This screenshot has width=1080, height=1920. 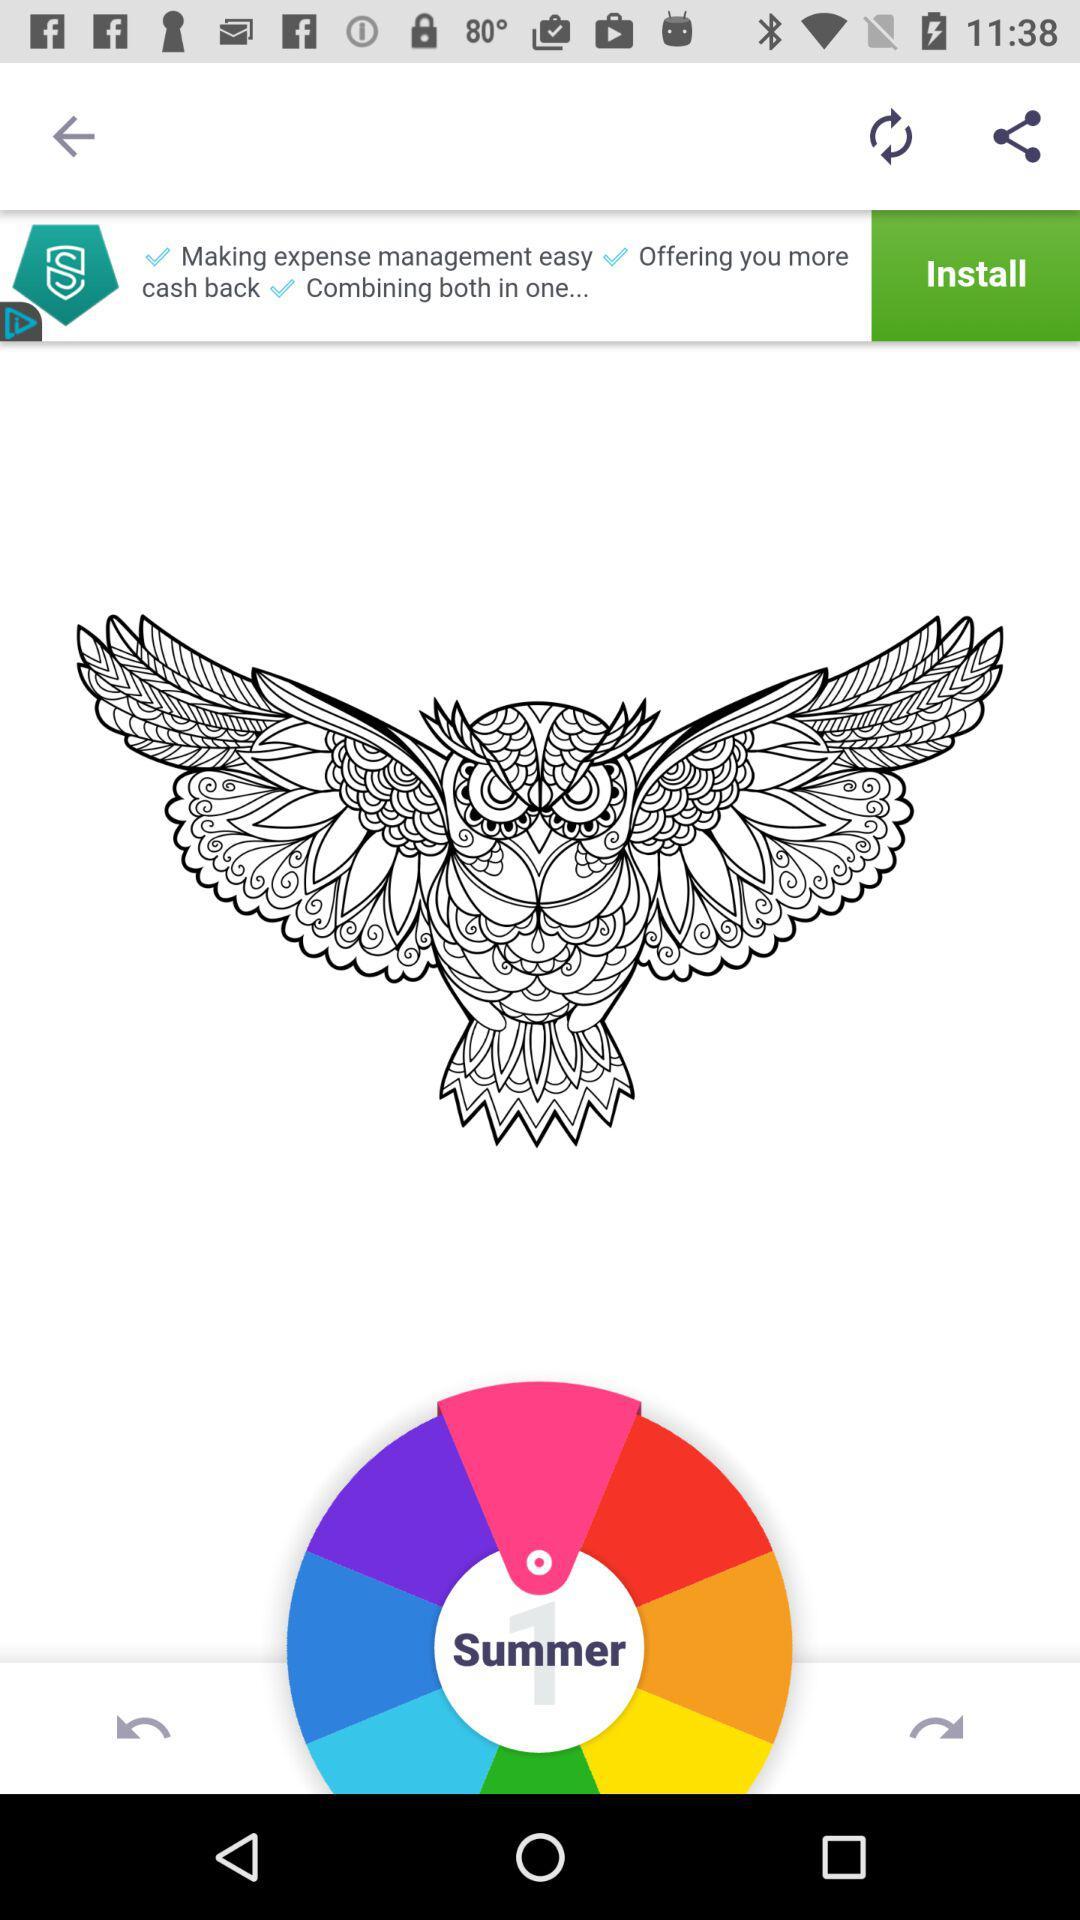 I want to click on the undo icon, so click(x=142, y=1727).